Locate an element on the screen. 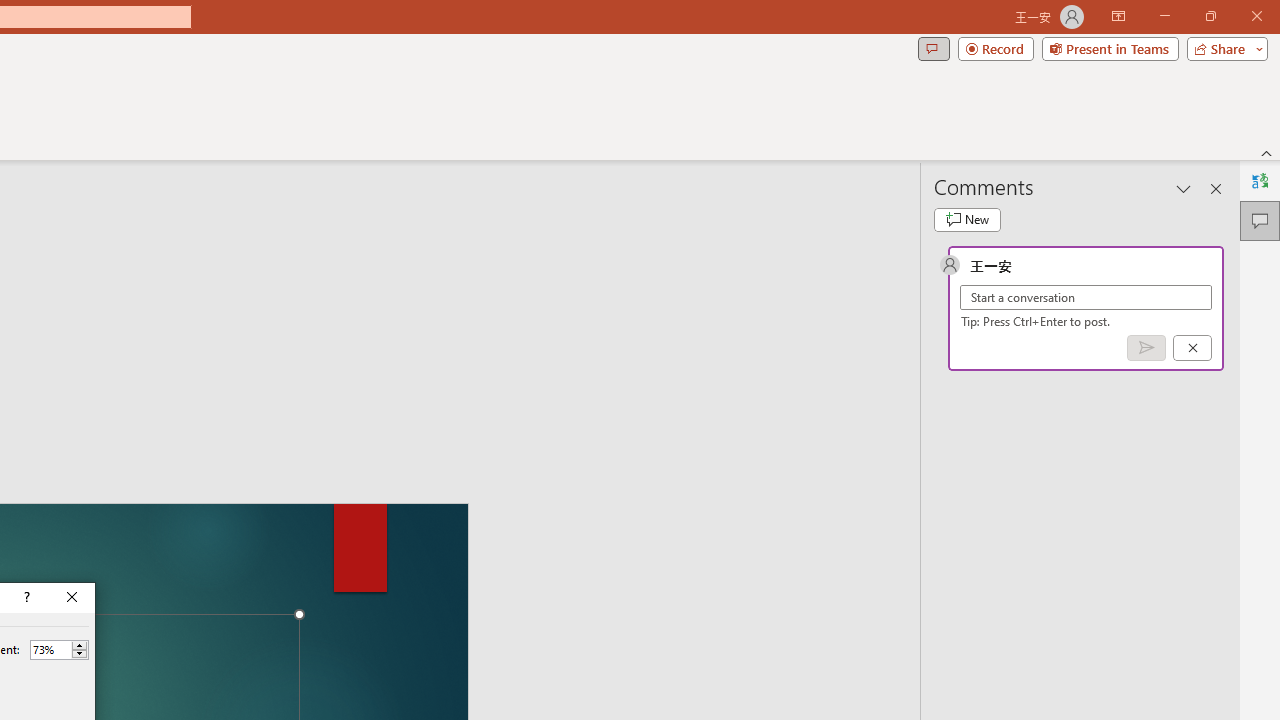 This screenshot has width=1280, height=720. 'Less' is located at coordinates (79, 654).